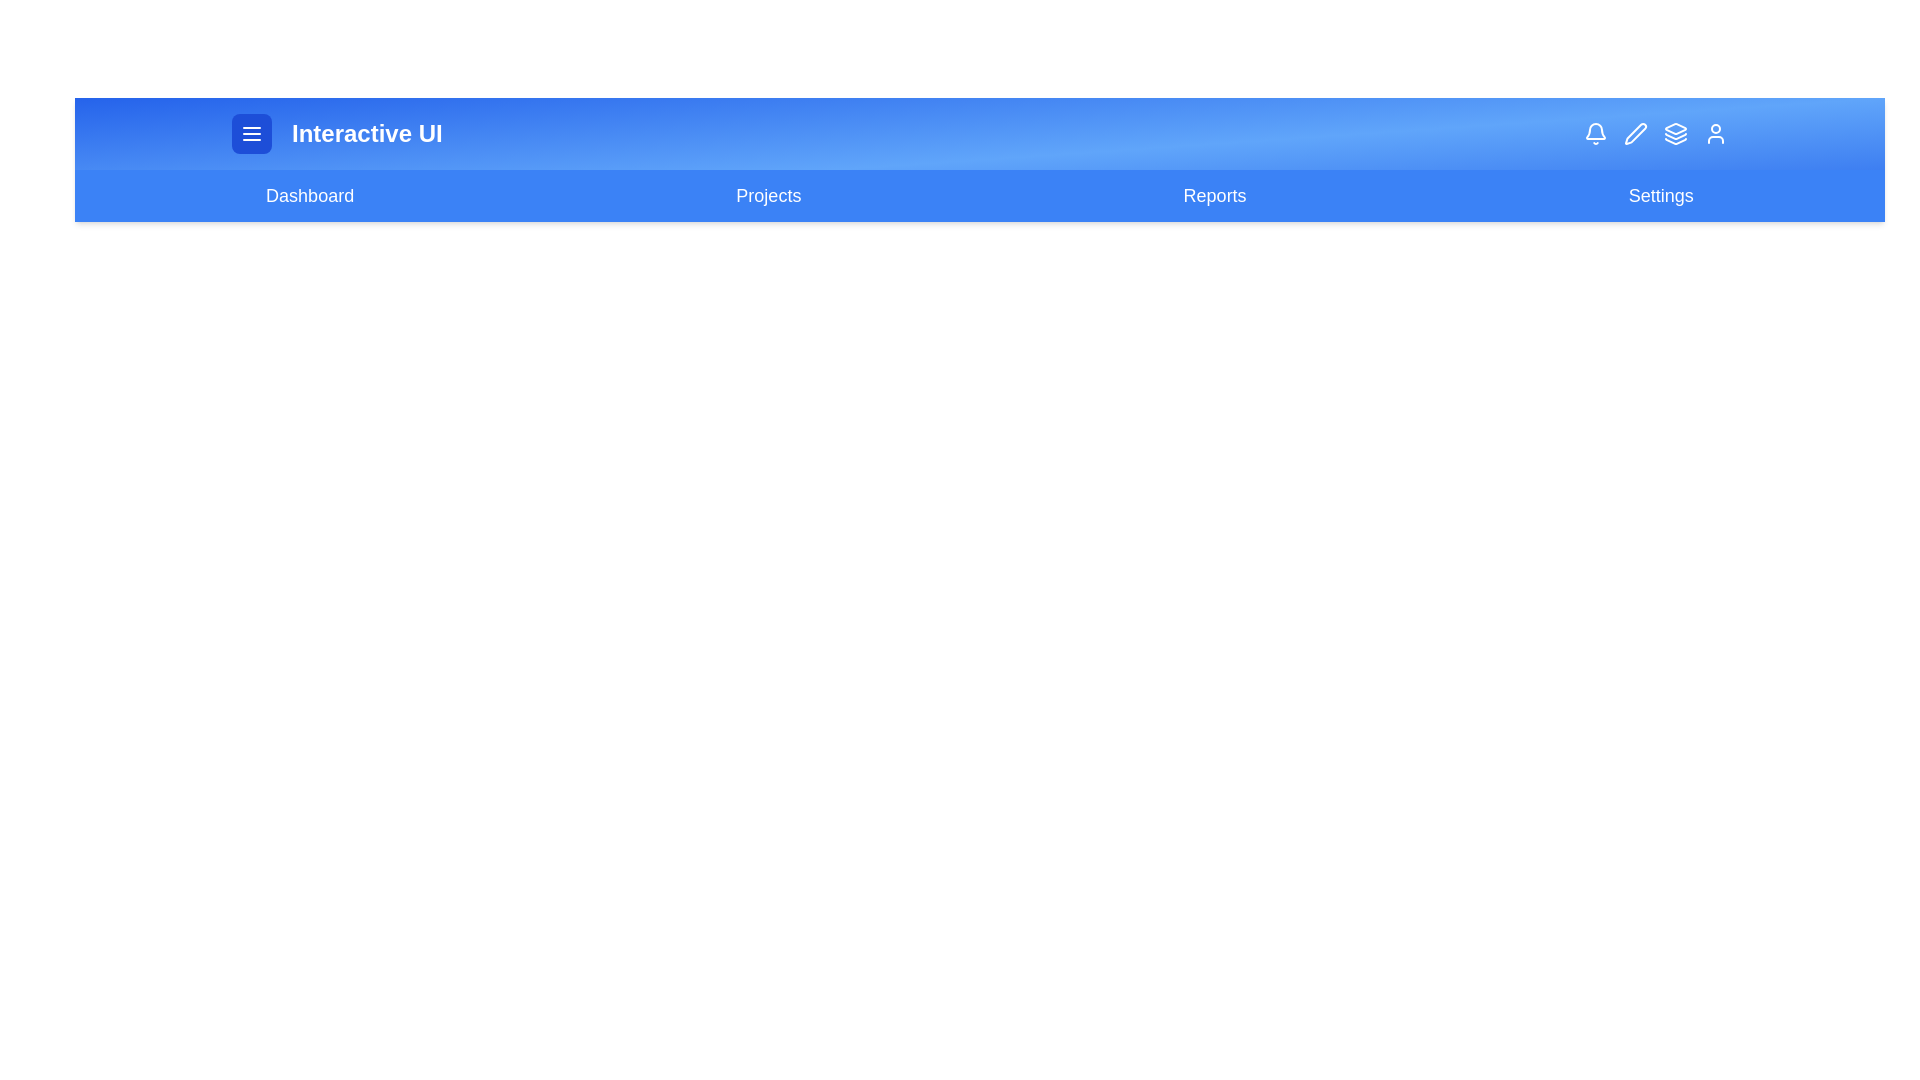 The image size is (1920, 1080). What do you see at coordinates (1715, 134) in the screenshot?
I see `the User icon button in the top-right corner` at bounding box center [1715, 134].